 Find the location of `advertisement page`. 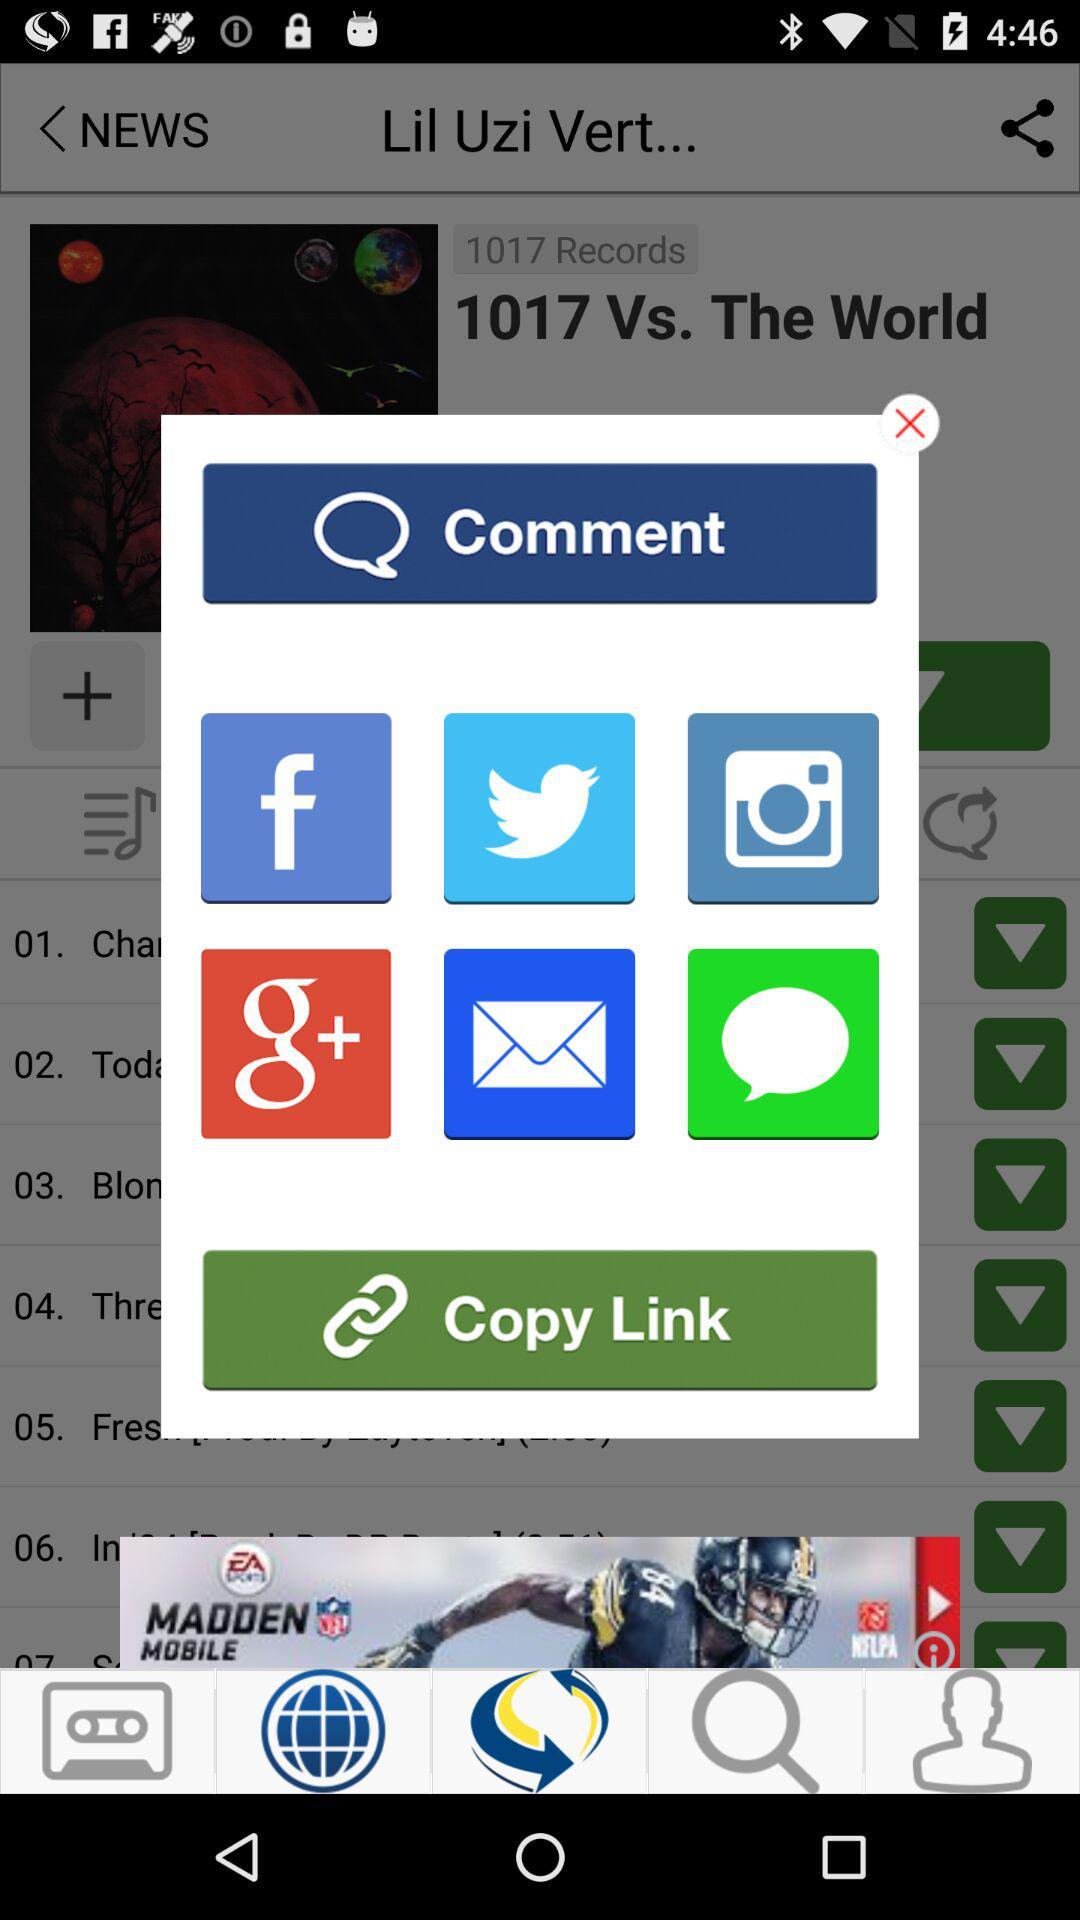

advertisement page is located at coordinates (540, 1320).